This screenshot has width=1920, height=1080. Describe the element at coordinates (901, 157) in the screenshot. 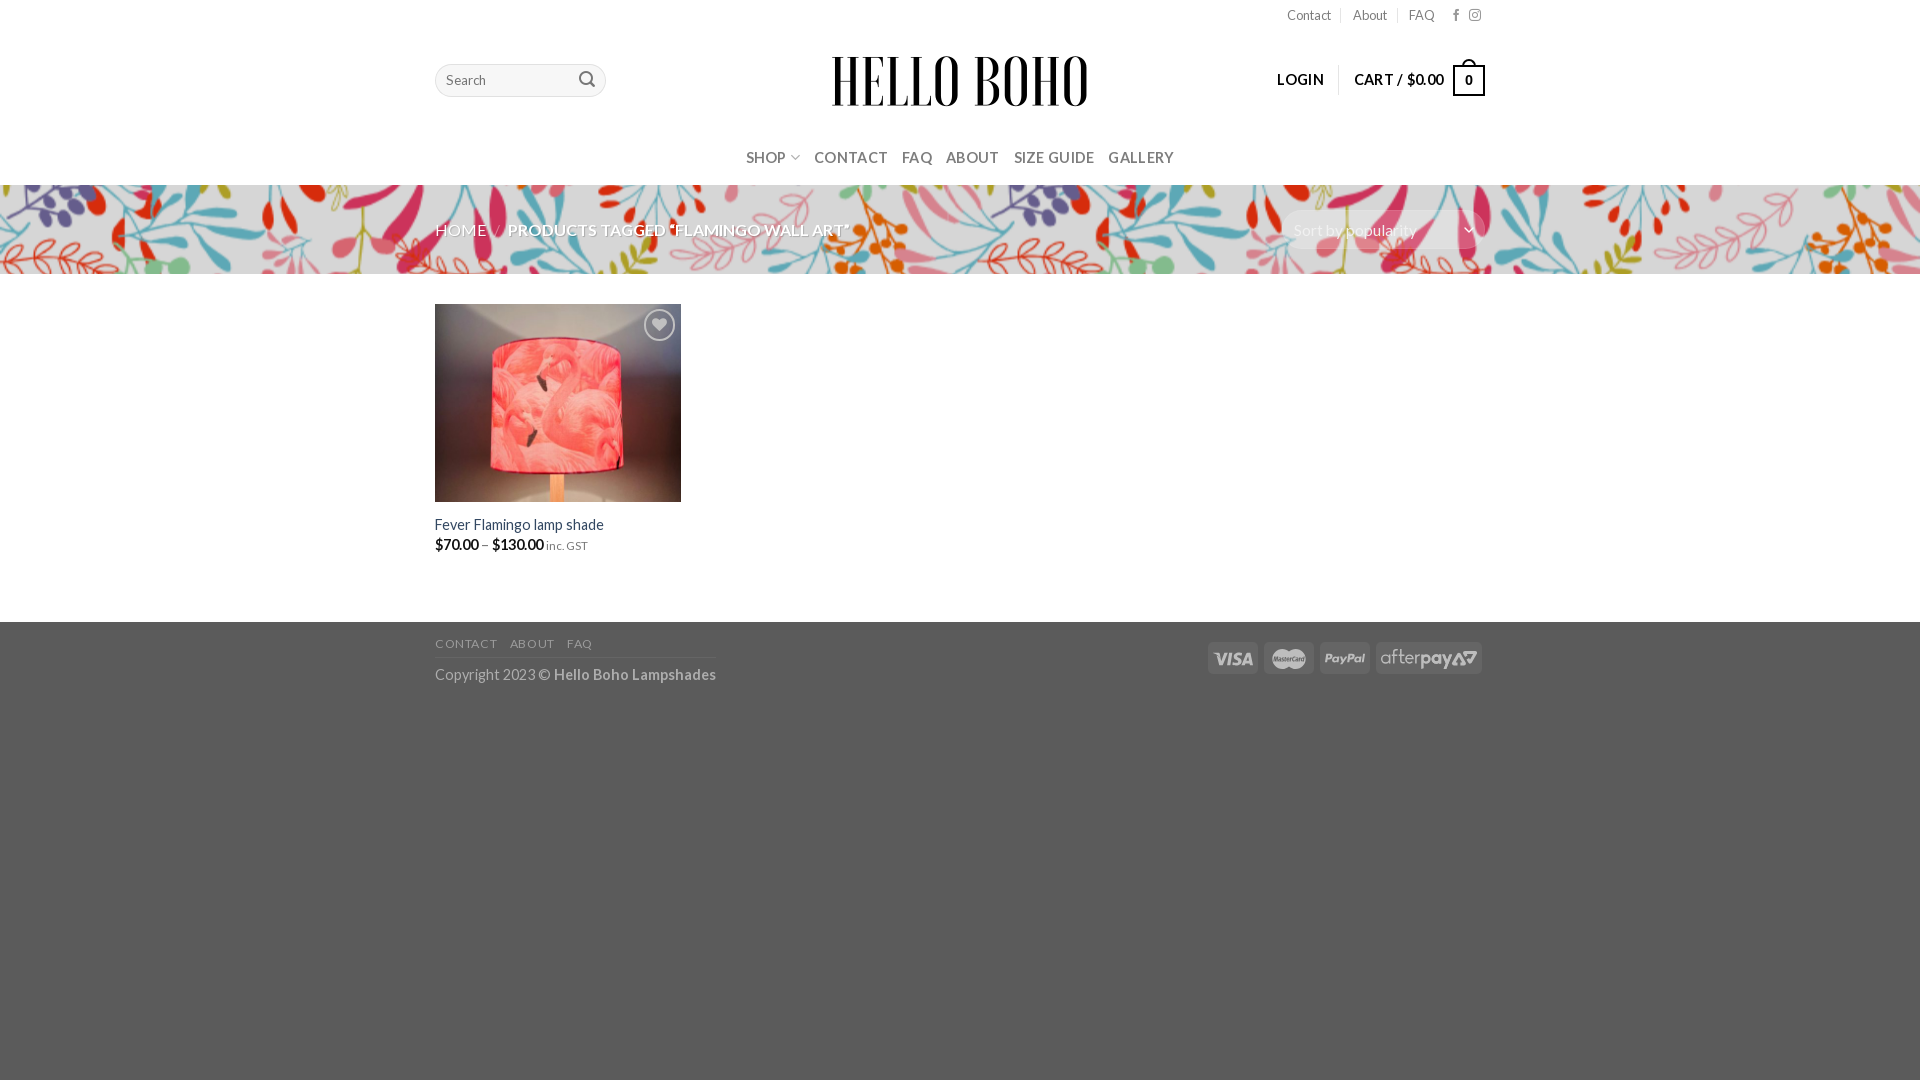

I see `'FAQ'` at that location.